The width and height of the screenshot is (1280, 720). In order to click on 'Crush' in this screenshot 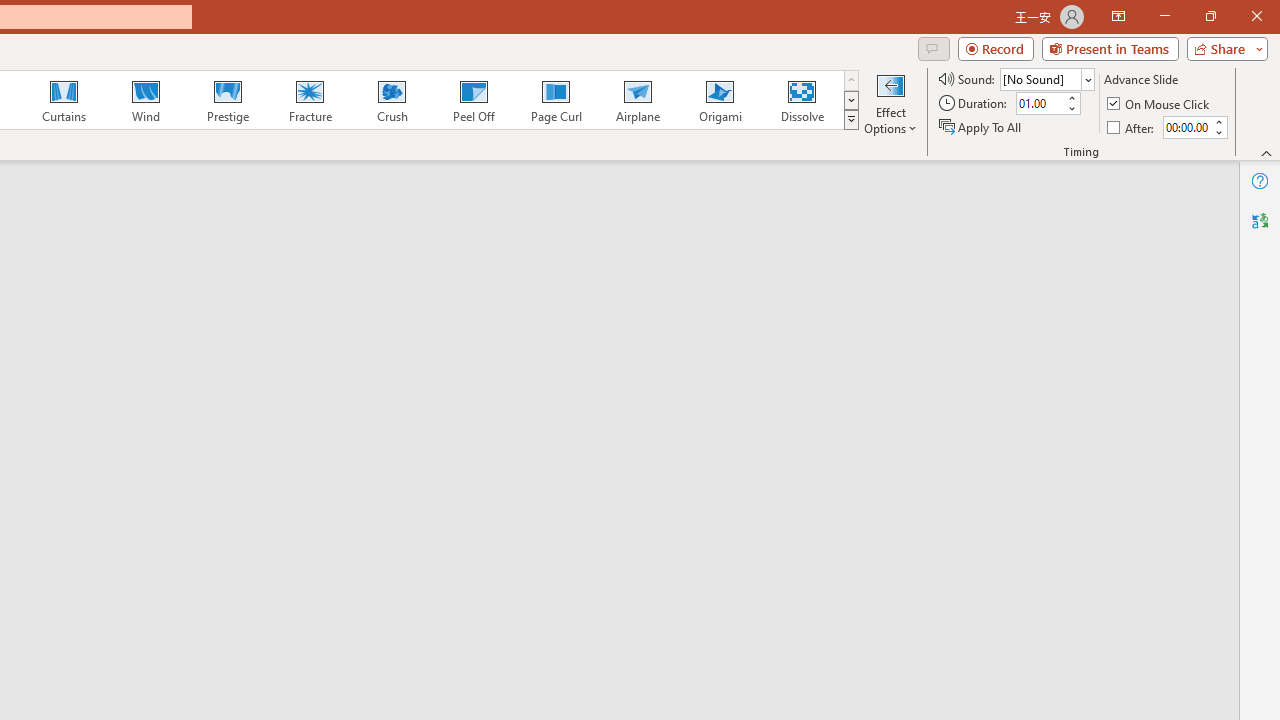, I will do `click(391, 100)`.